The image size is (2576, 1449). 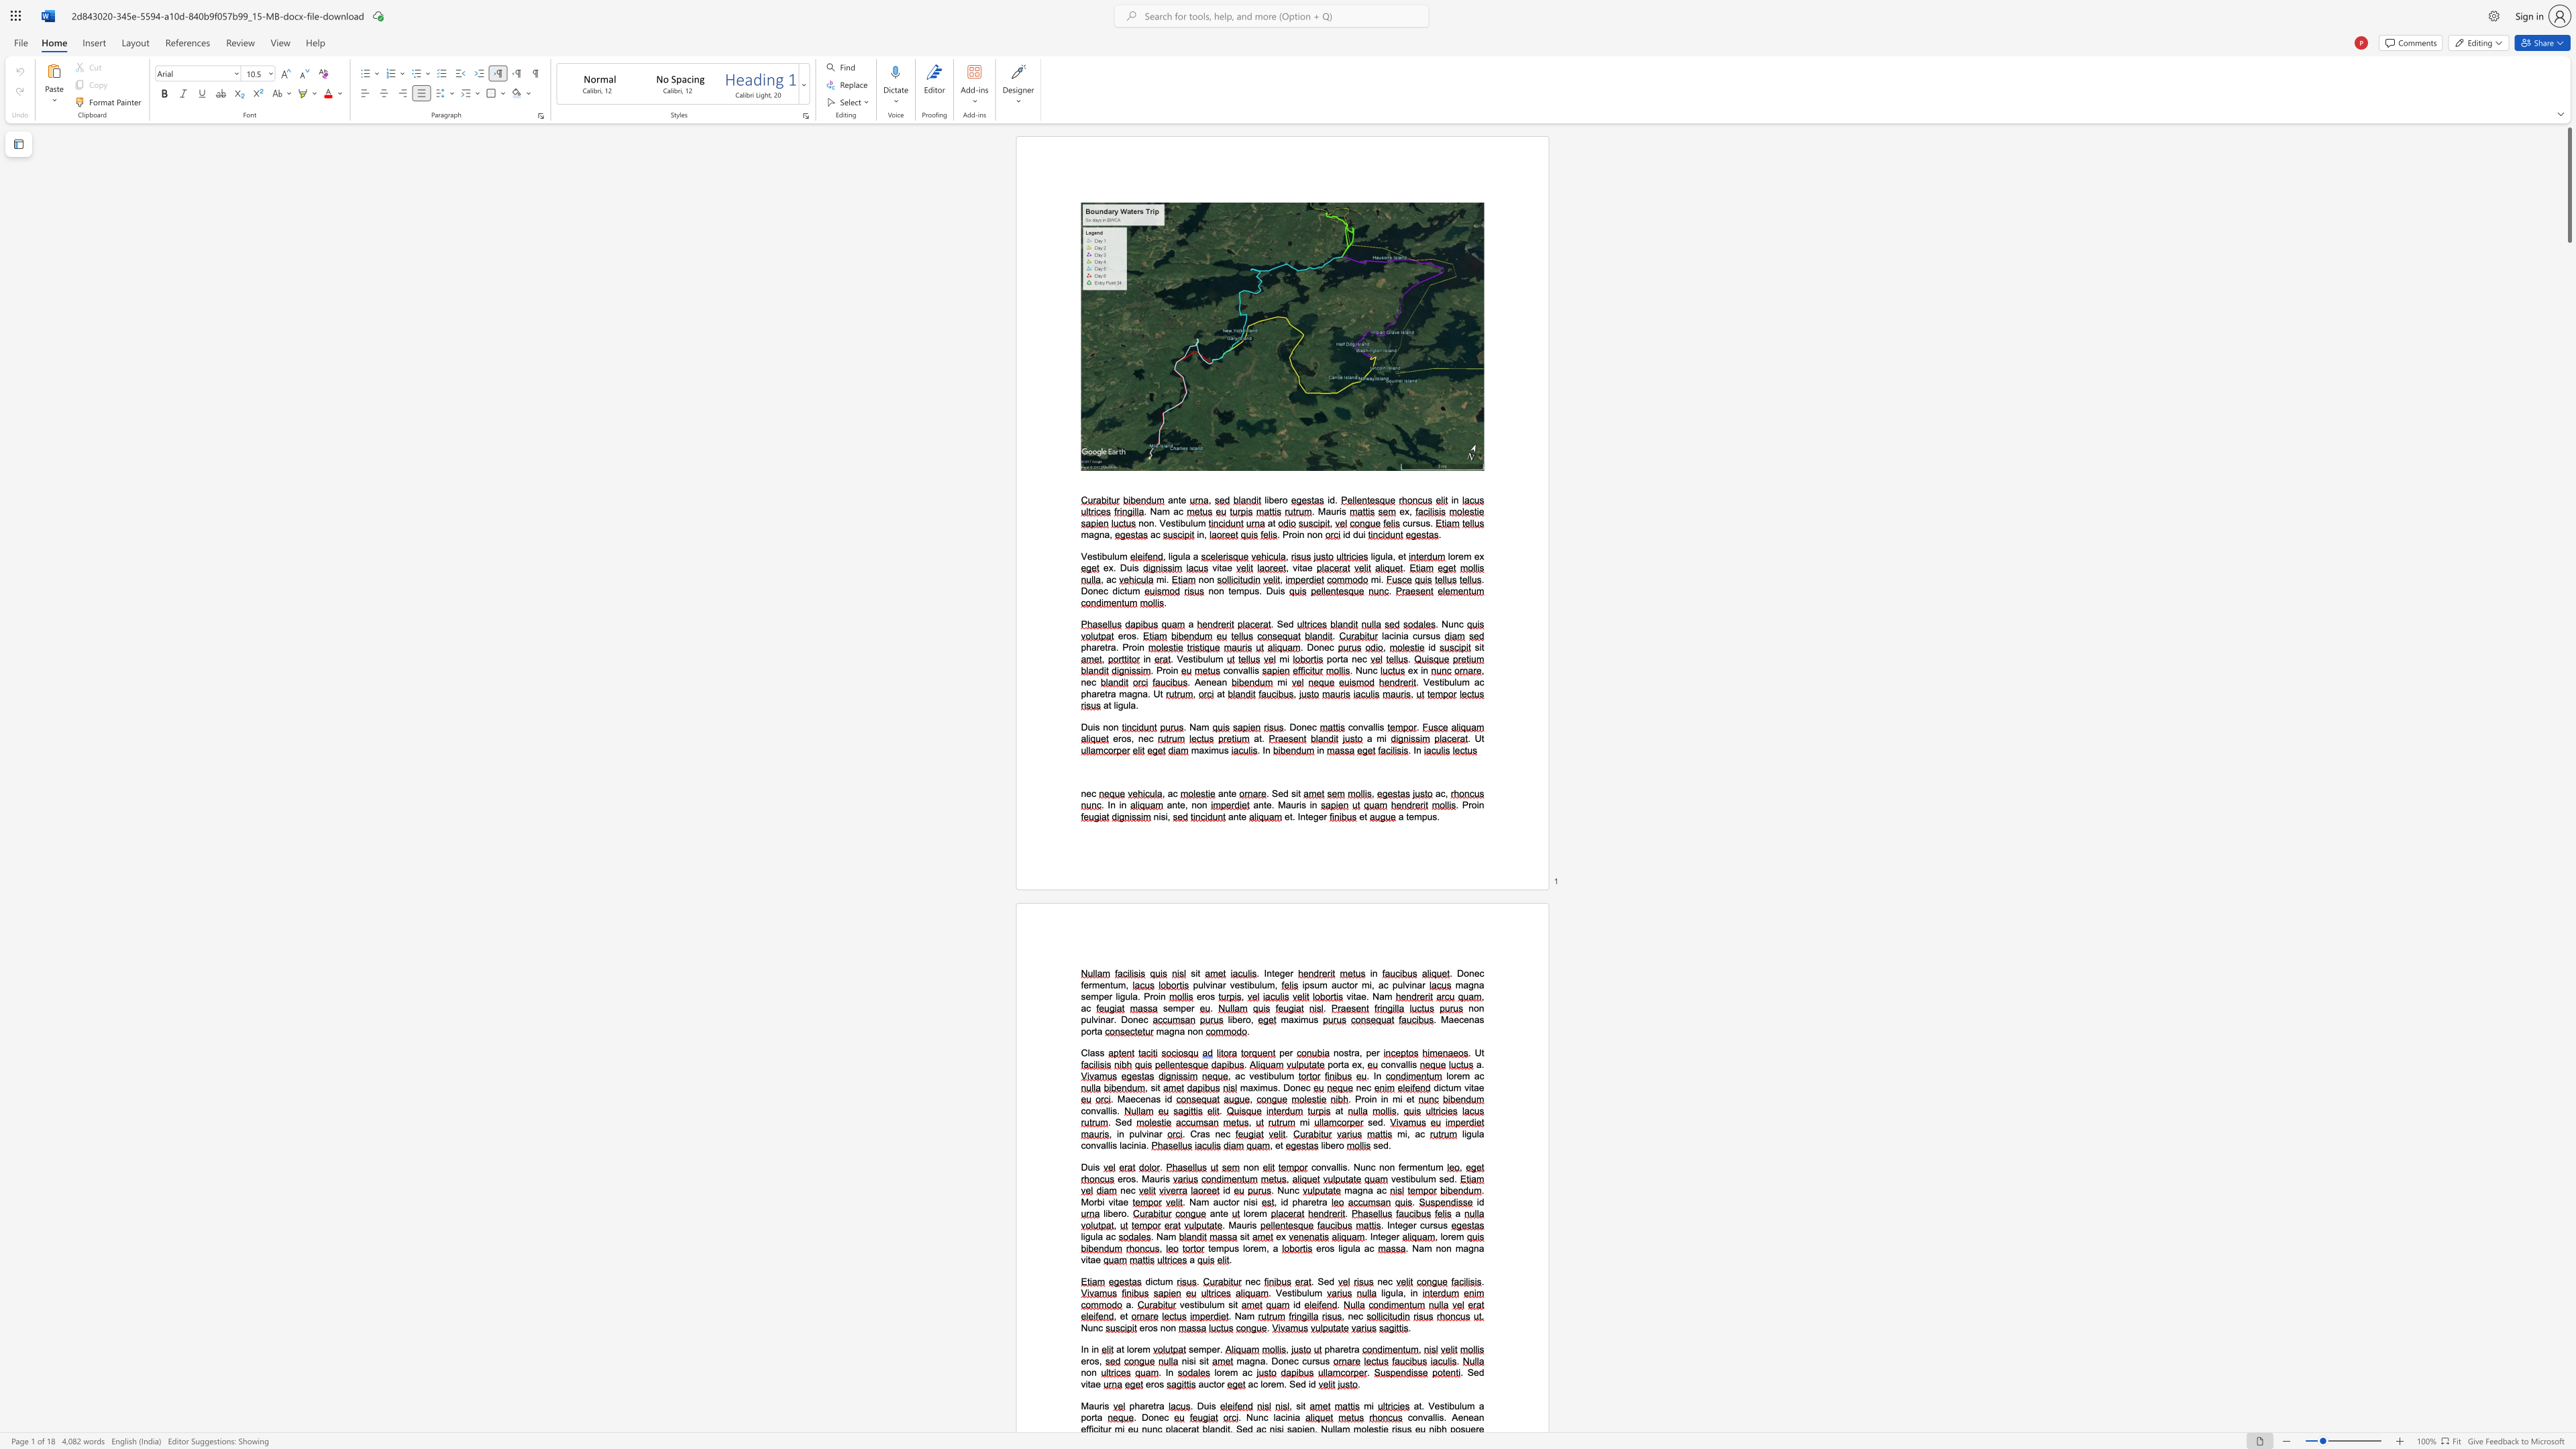 What do you see at coordinates (1219, 1371) in the screenshot?
I see `the 1th character "o" in the text` at bounding box center [1219, 1371].